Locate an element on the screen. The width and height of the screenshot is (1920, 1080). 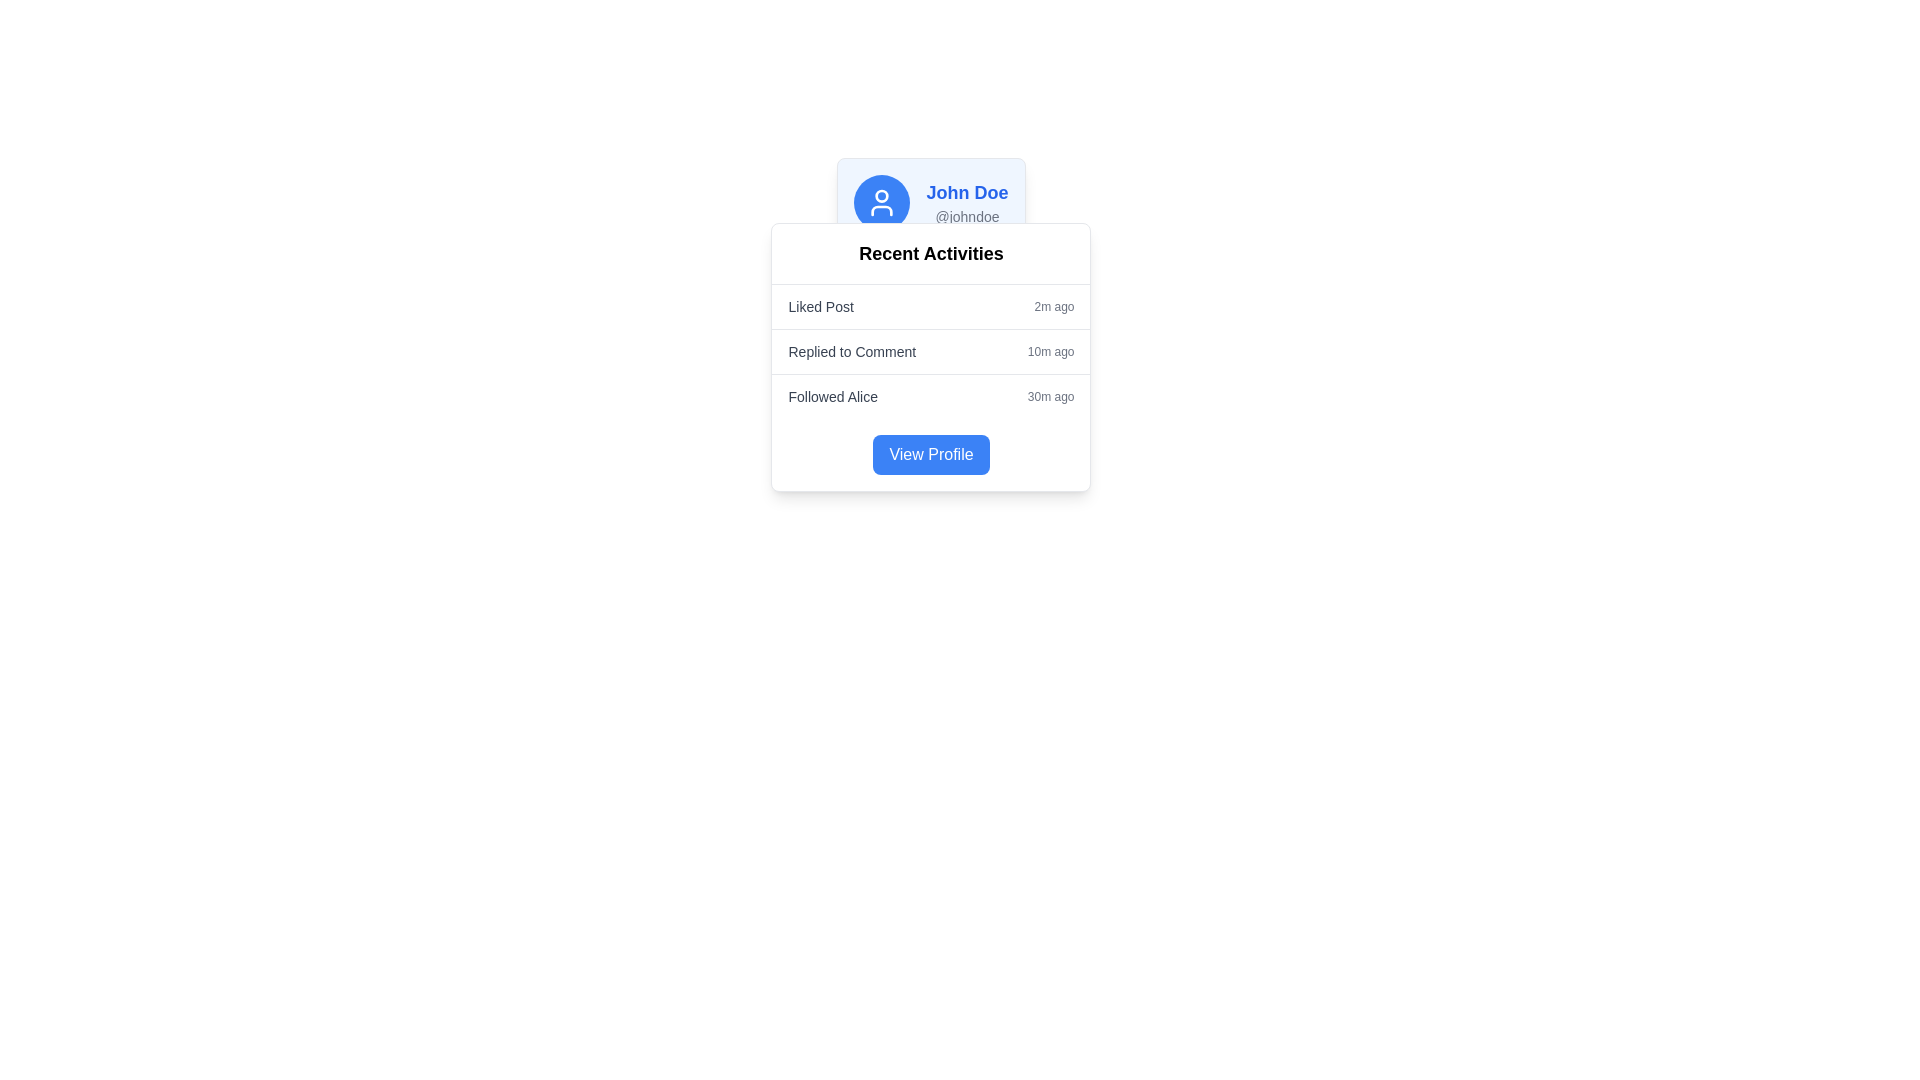
the Text Display element that shows the user's name and handle, located at the top section of the interface near the center, for potential interactive feedback is located at coordinates (967, 203).